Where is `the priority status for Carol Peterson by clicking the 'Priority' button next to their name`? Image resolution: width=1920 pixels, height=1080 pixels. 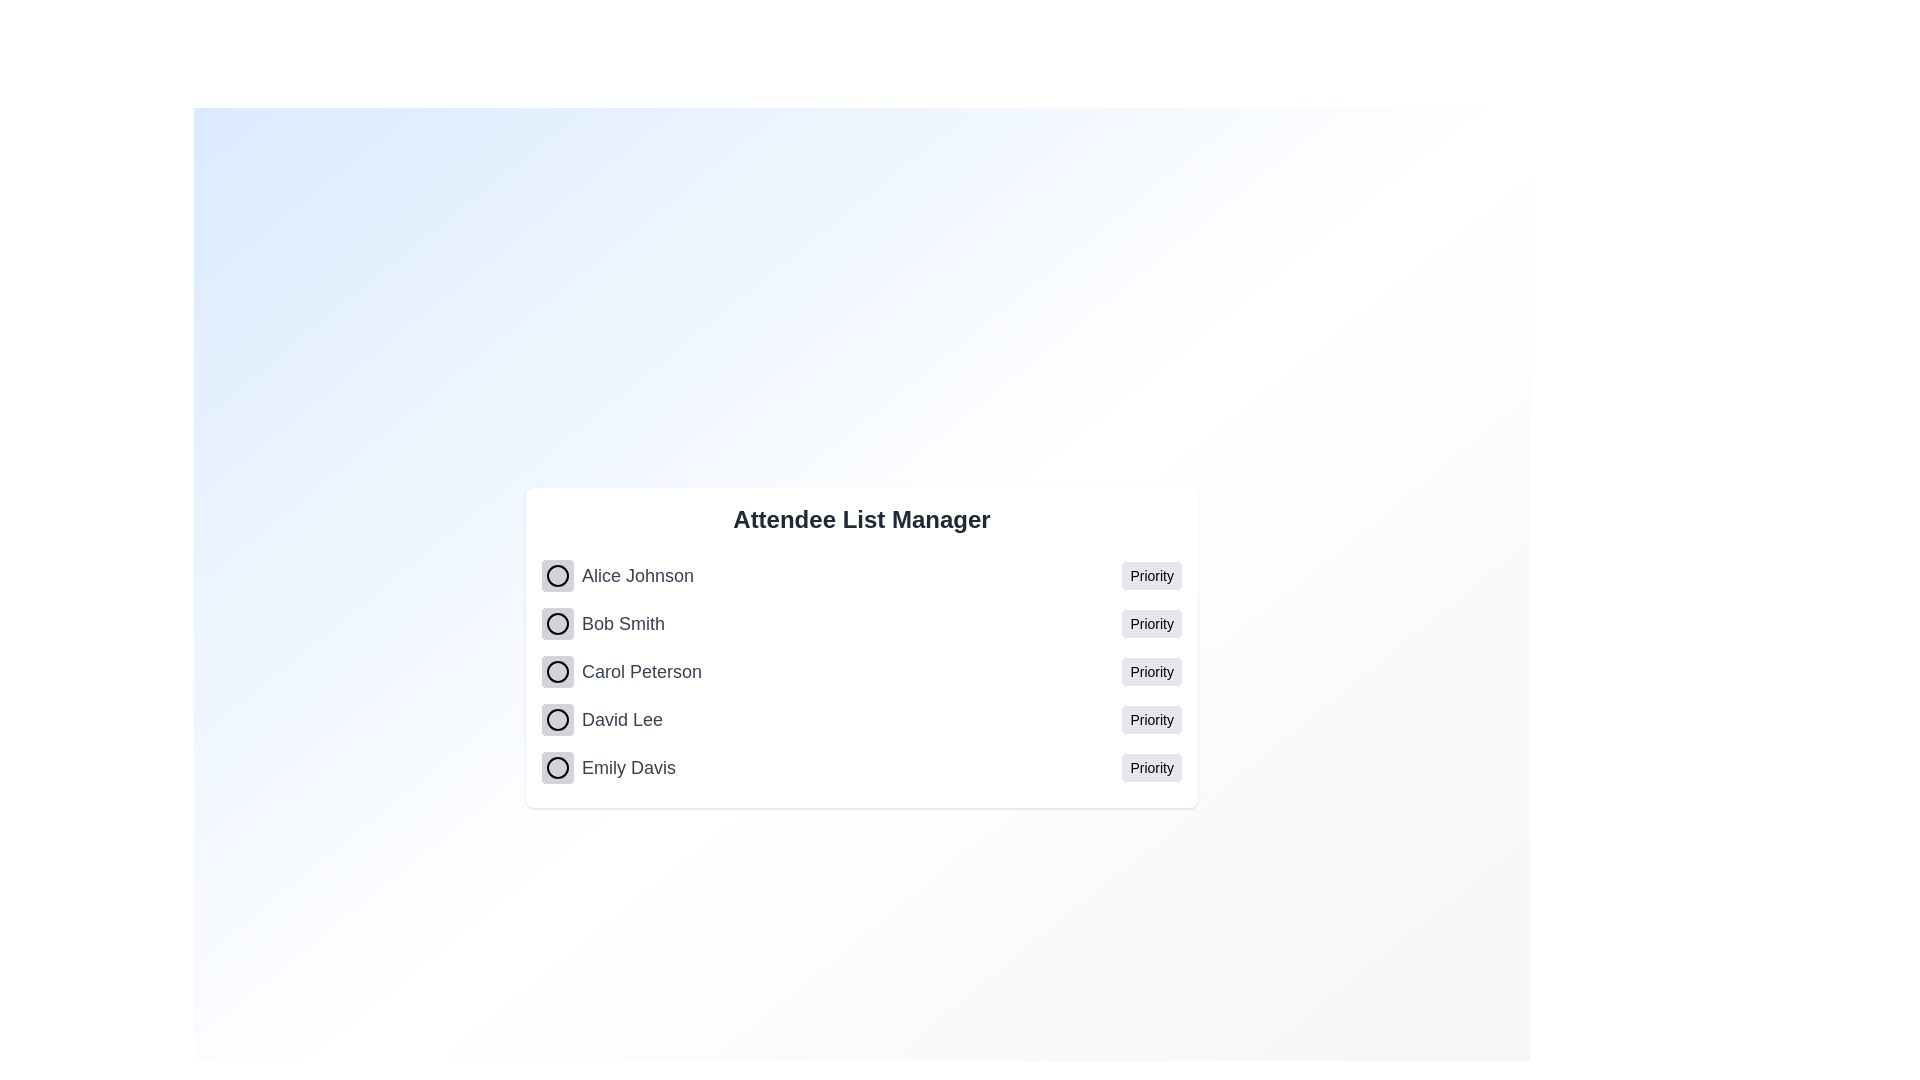 the priority status for Carol Peterson by clicking the 'Priority' button next to their name is located at coordinates (1152, 671).